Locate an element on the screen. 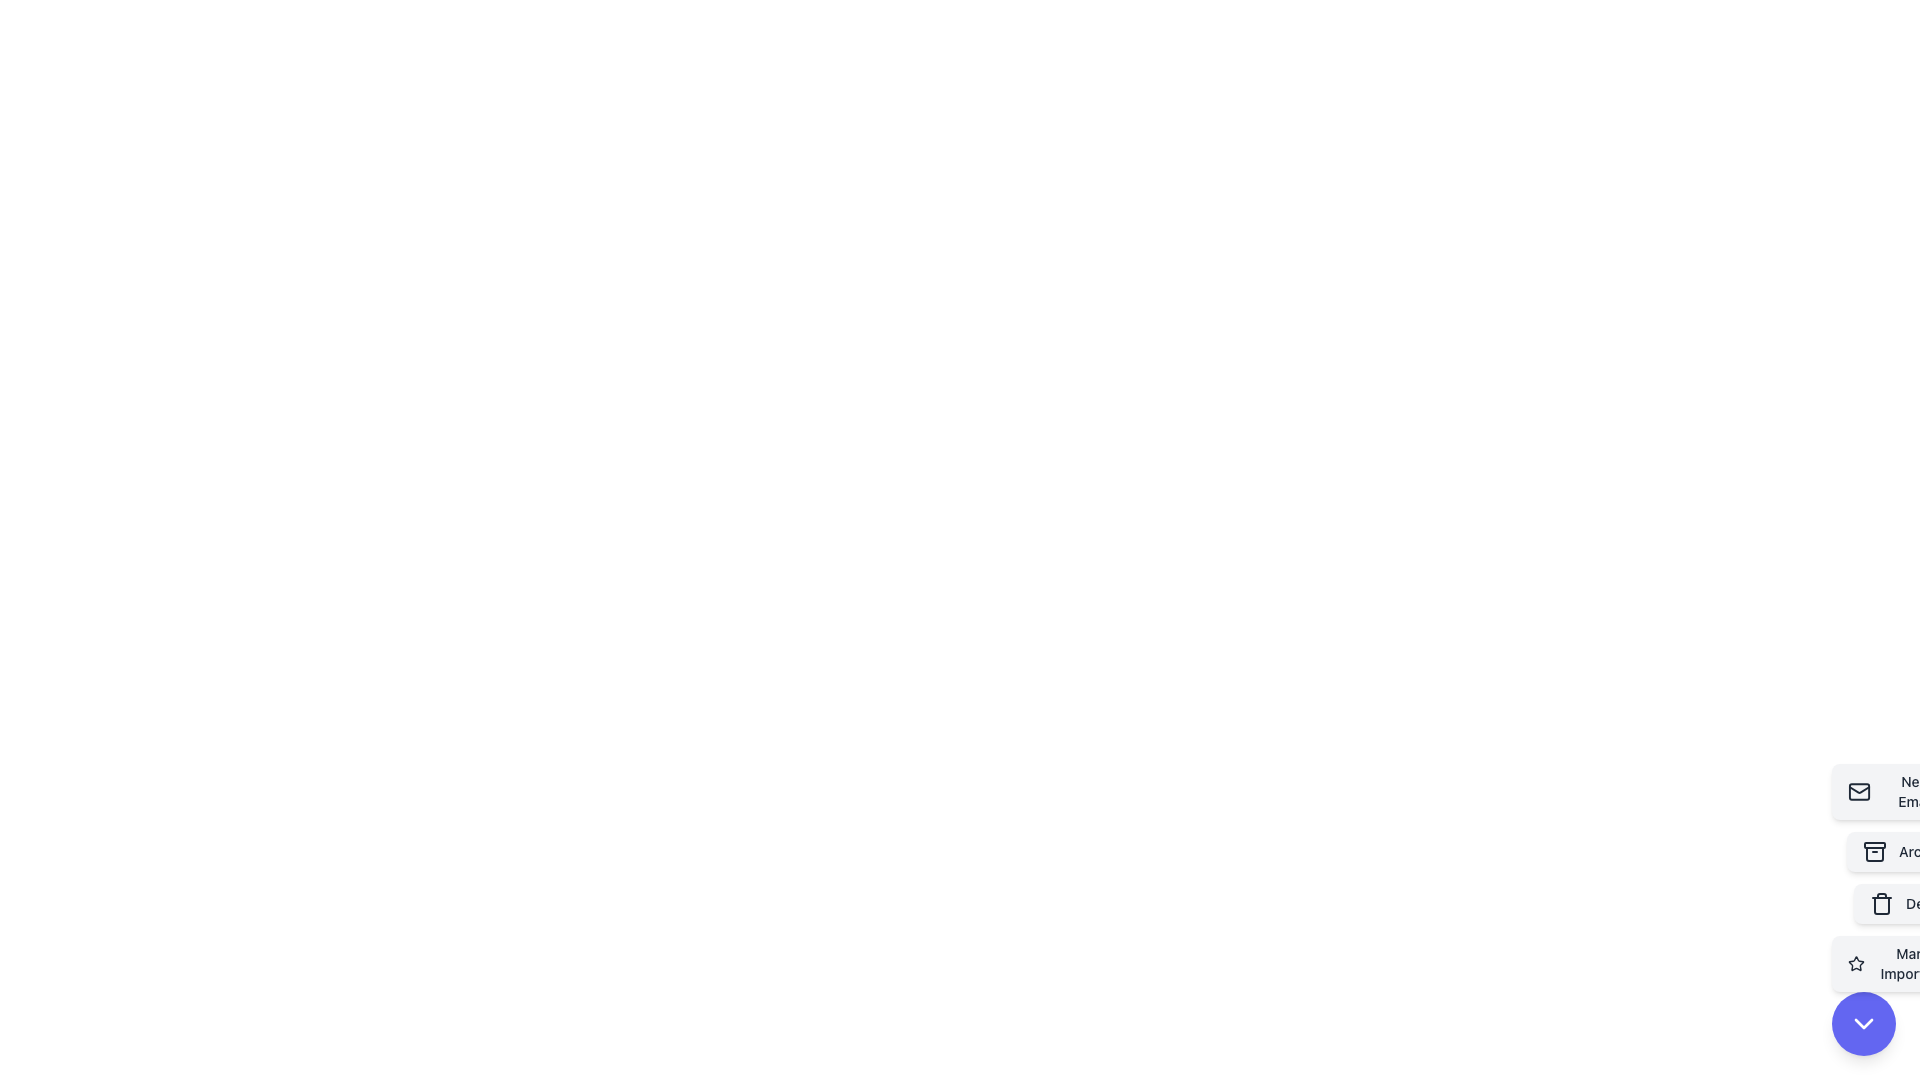  the downward-facing chevron icon located at the center of a circular button with a blue background is located at coordinates (1862, 1023).